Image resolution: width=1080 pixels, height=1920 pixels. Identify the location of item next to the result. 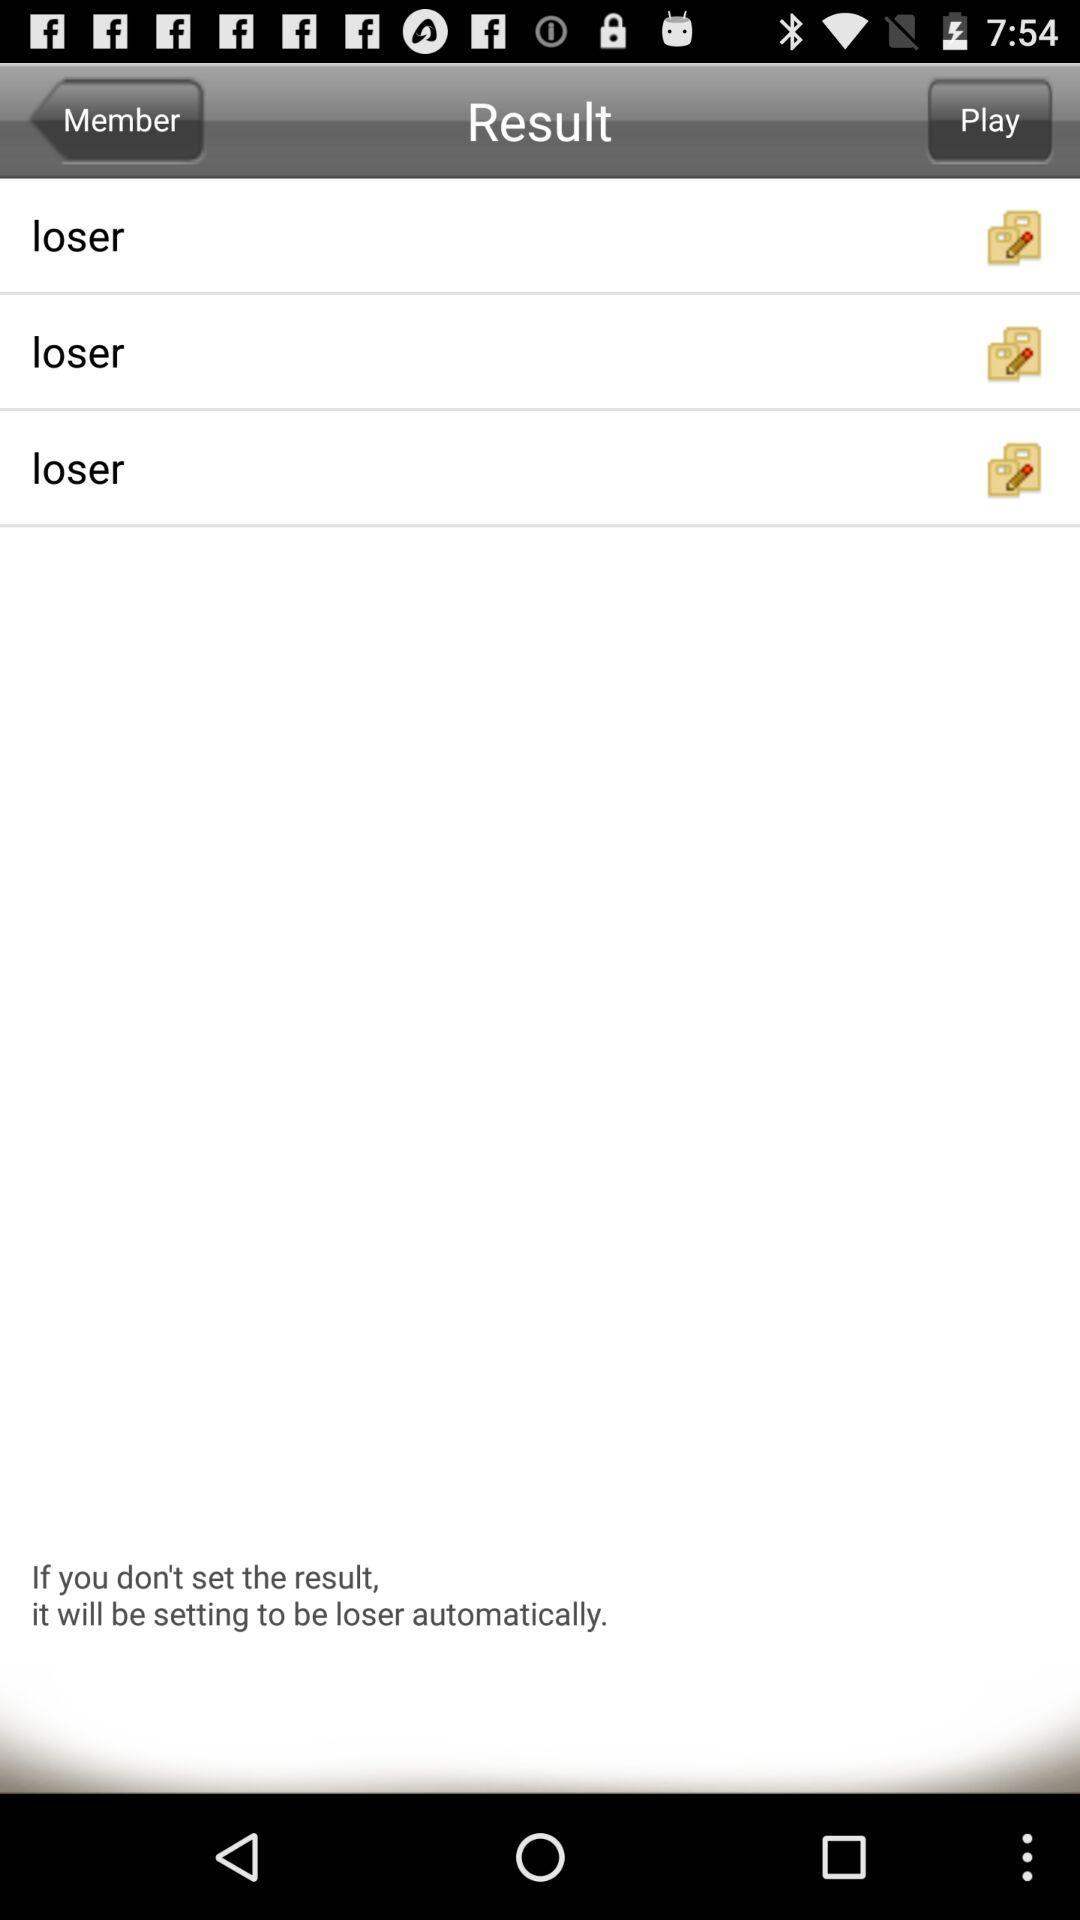
(116, 119).